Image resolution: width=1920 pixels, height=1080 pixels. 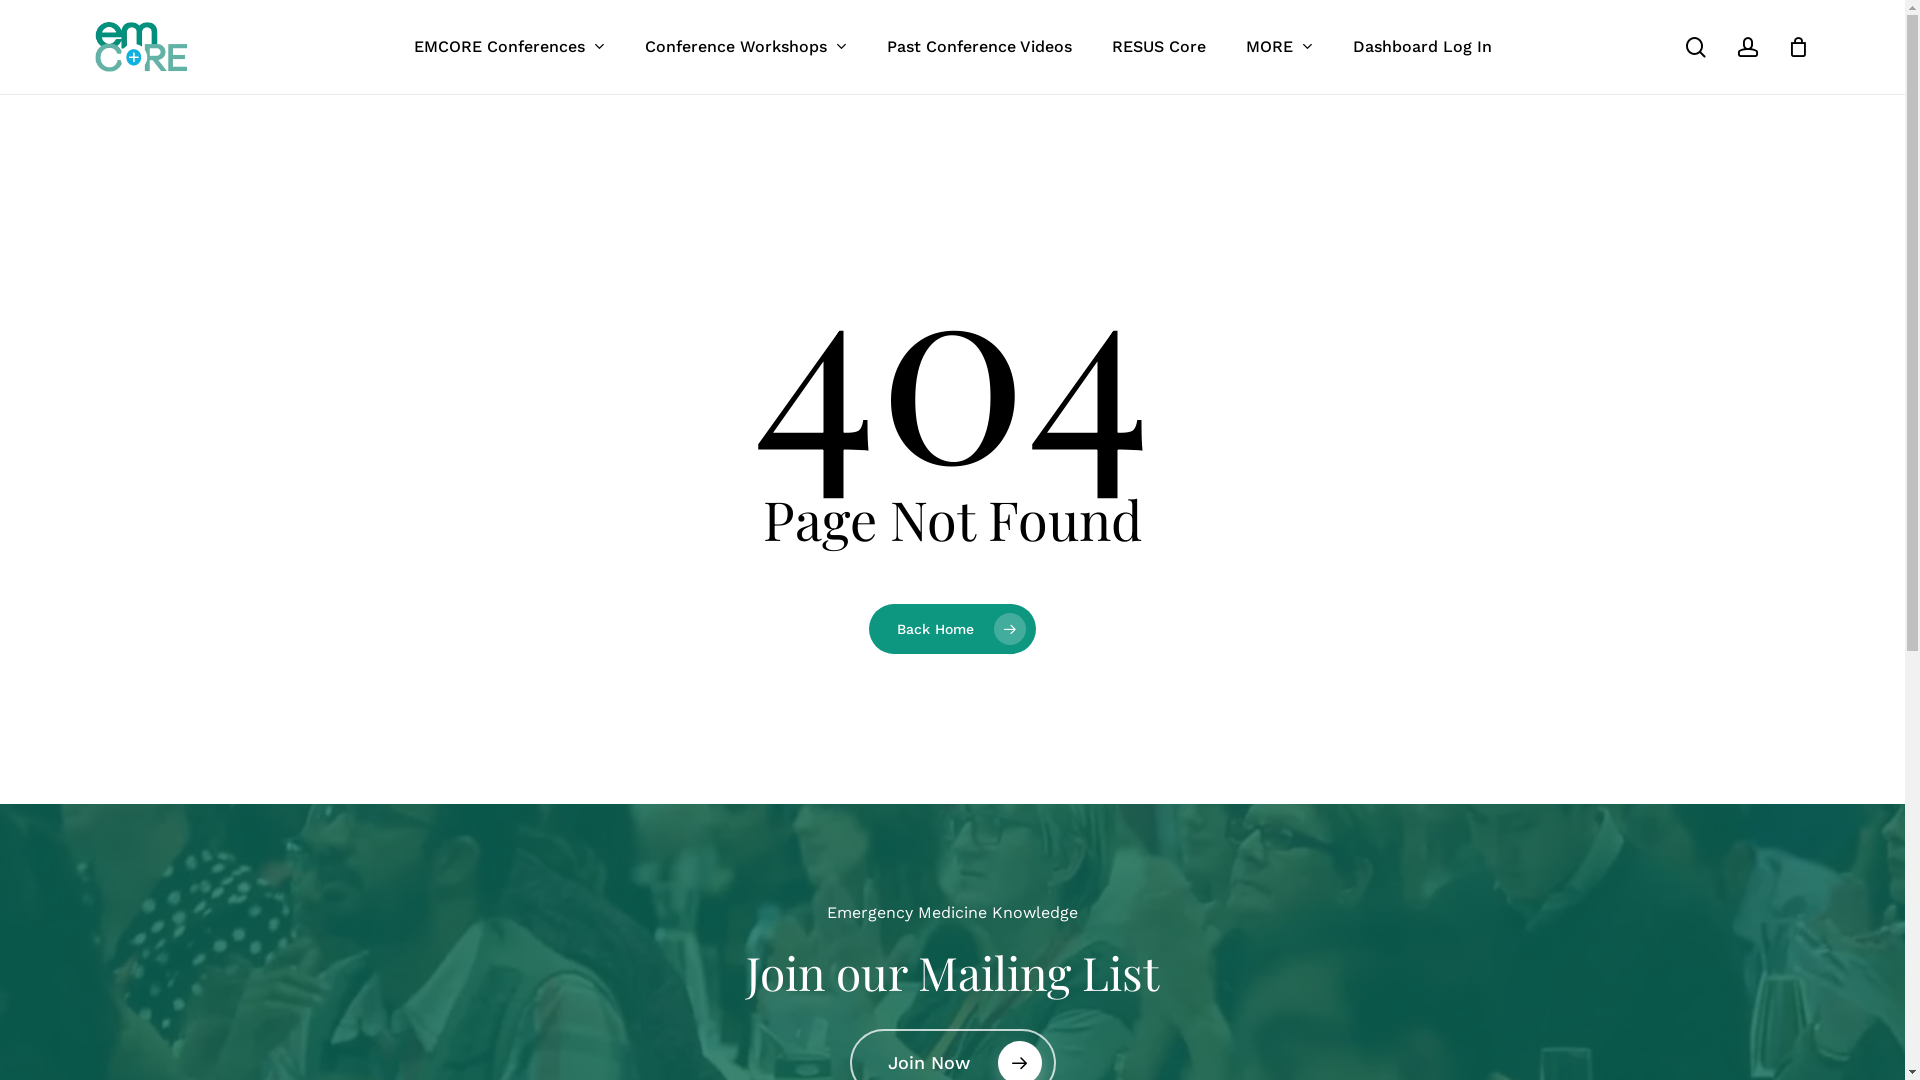 What do you see at coordinates (1278, 45) in the screenshot?
I see `'MORE'` at bounding box center [1278, 45].